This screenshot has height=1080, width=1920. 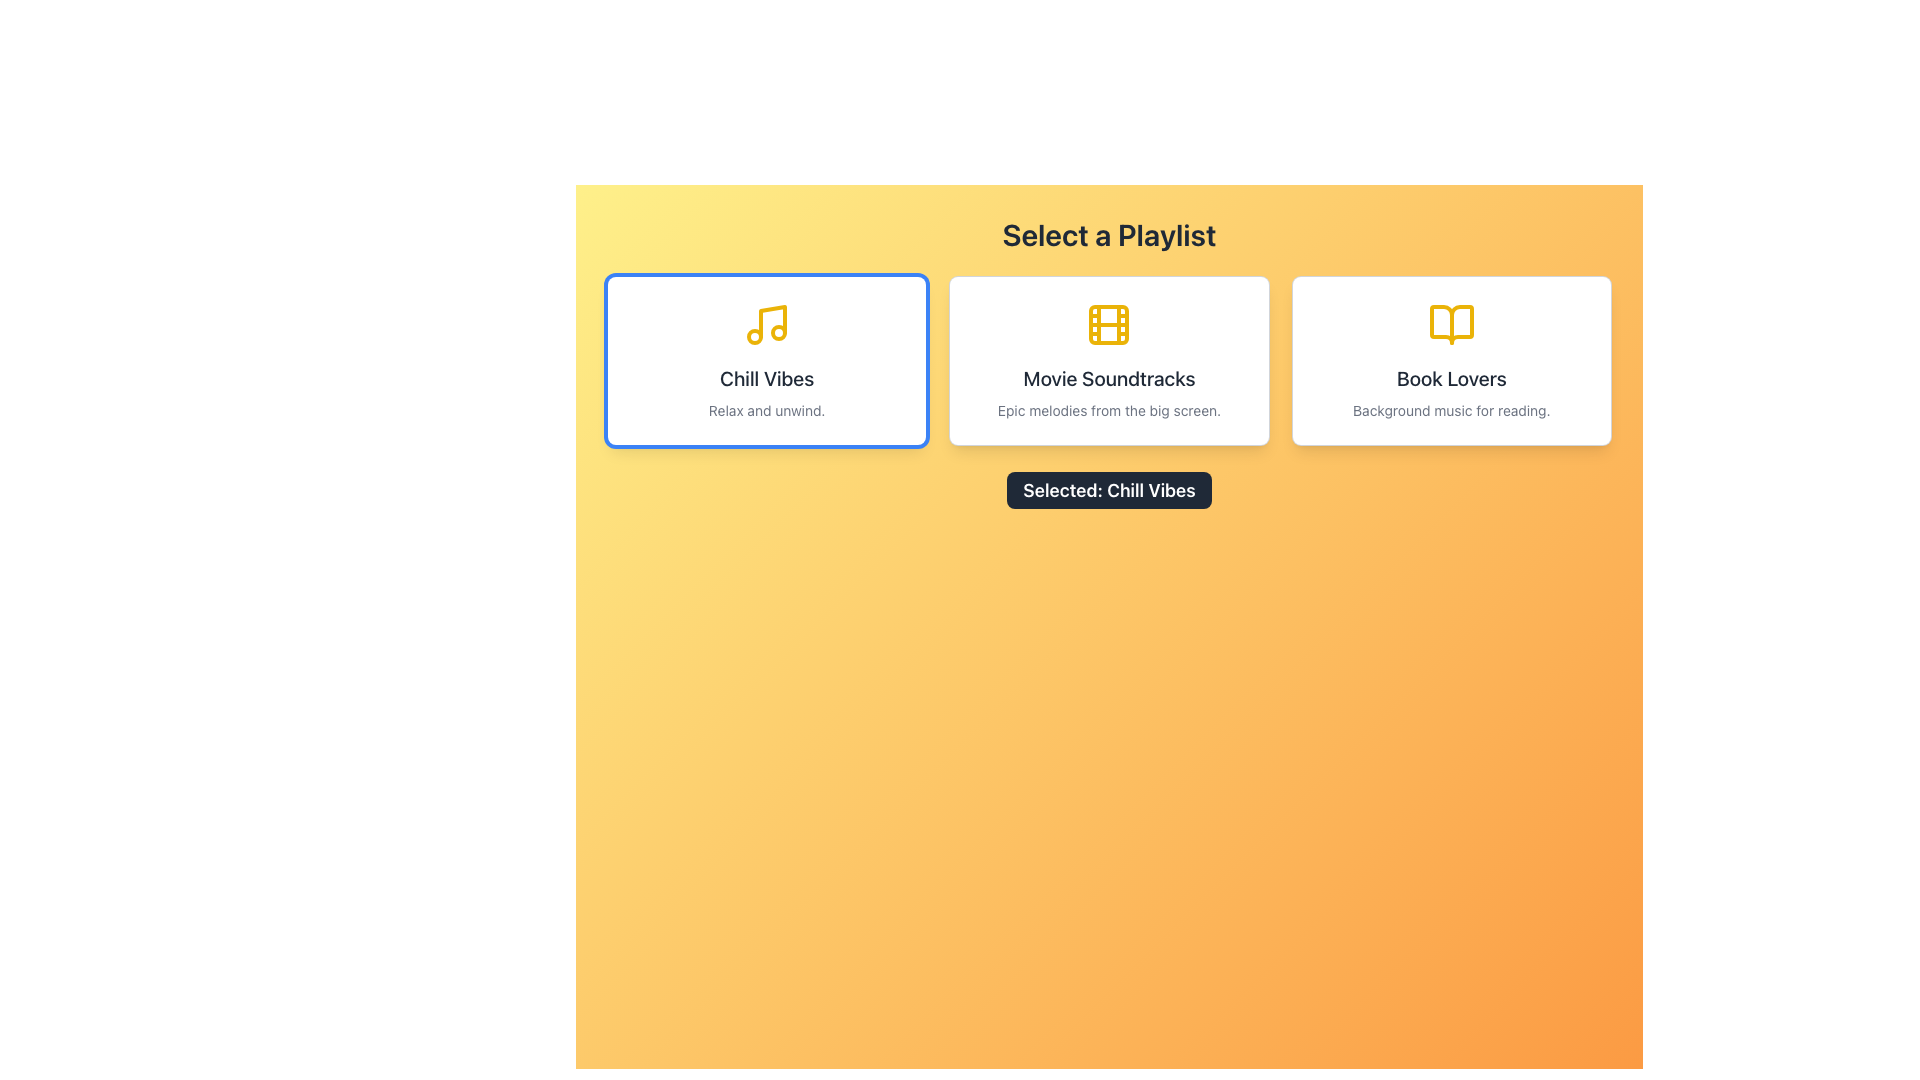 What do you see at coordinates (1451, 323) in the screenshot?
I see `the 'Book Lovers' playlist category icon located to the left of the text content within the 'Book Lovers' card` at bounding box center [1451, 323].